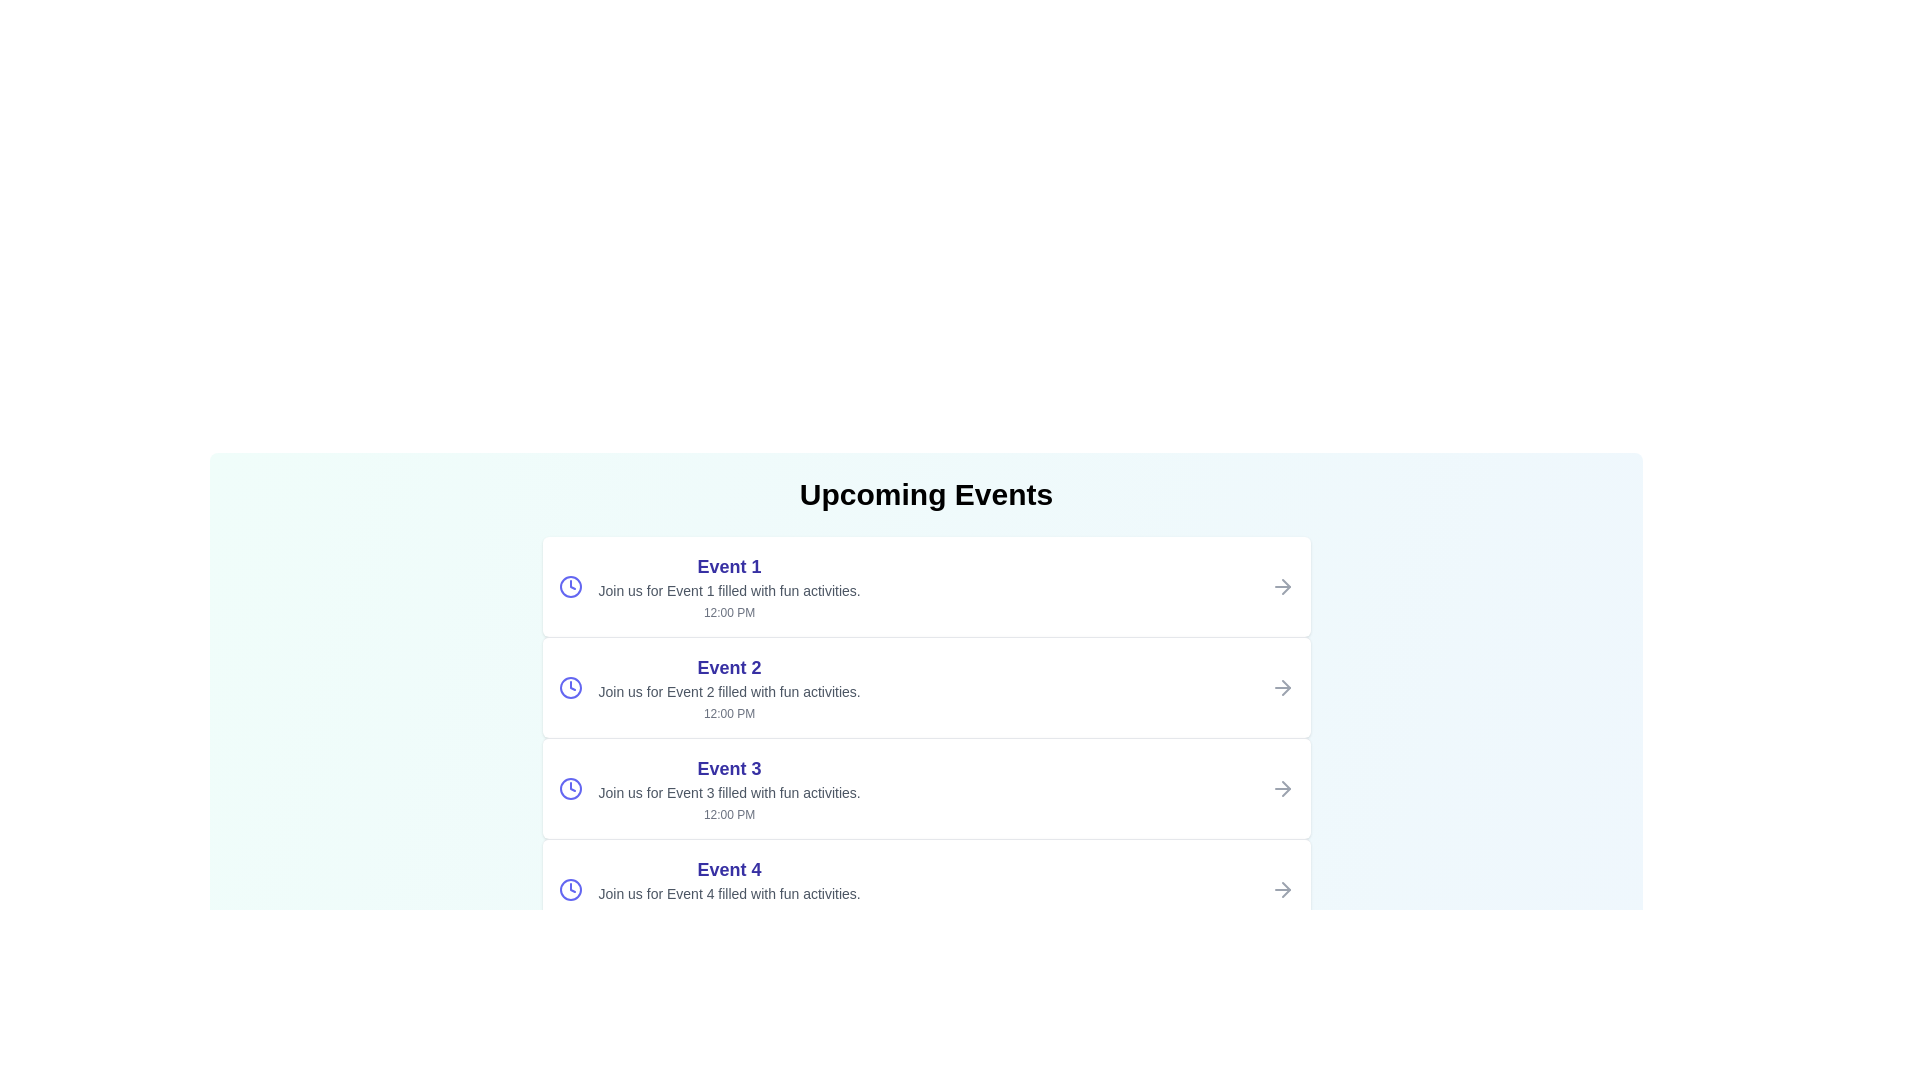 The height and width of the screenshot is (1080, 1920). I want to click on the title of the event Event 2 to select it, so click(728, 667).